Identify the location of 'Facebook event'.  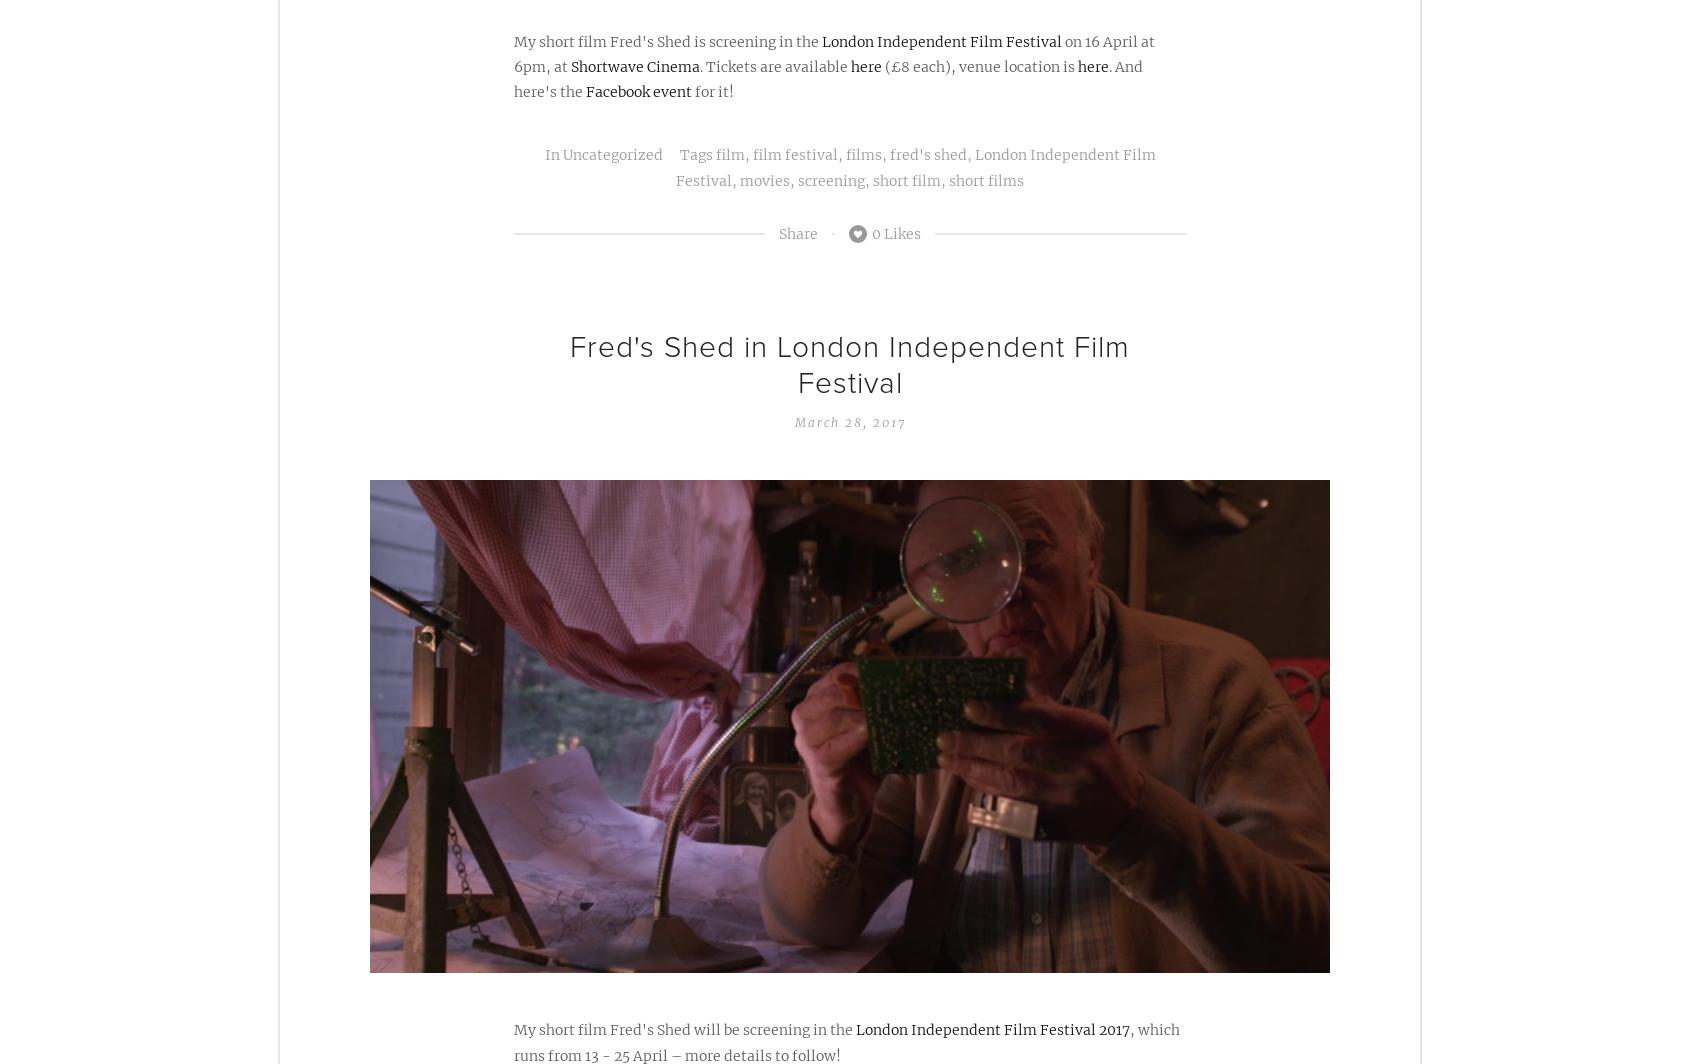
(639, 92).